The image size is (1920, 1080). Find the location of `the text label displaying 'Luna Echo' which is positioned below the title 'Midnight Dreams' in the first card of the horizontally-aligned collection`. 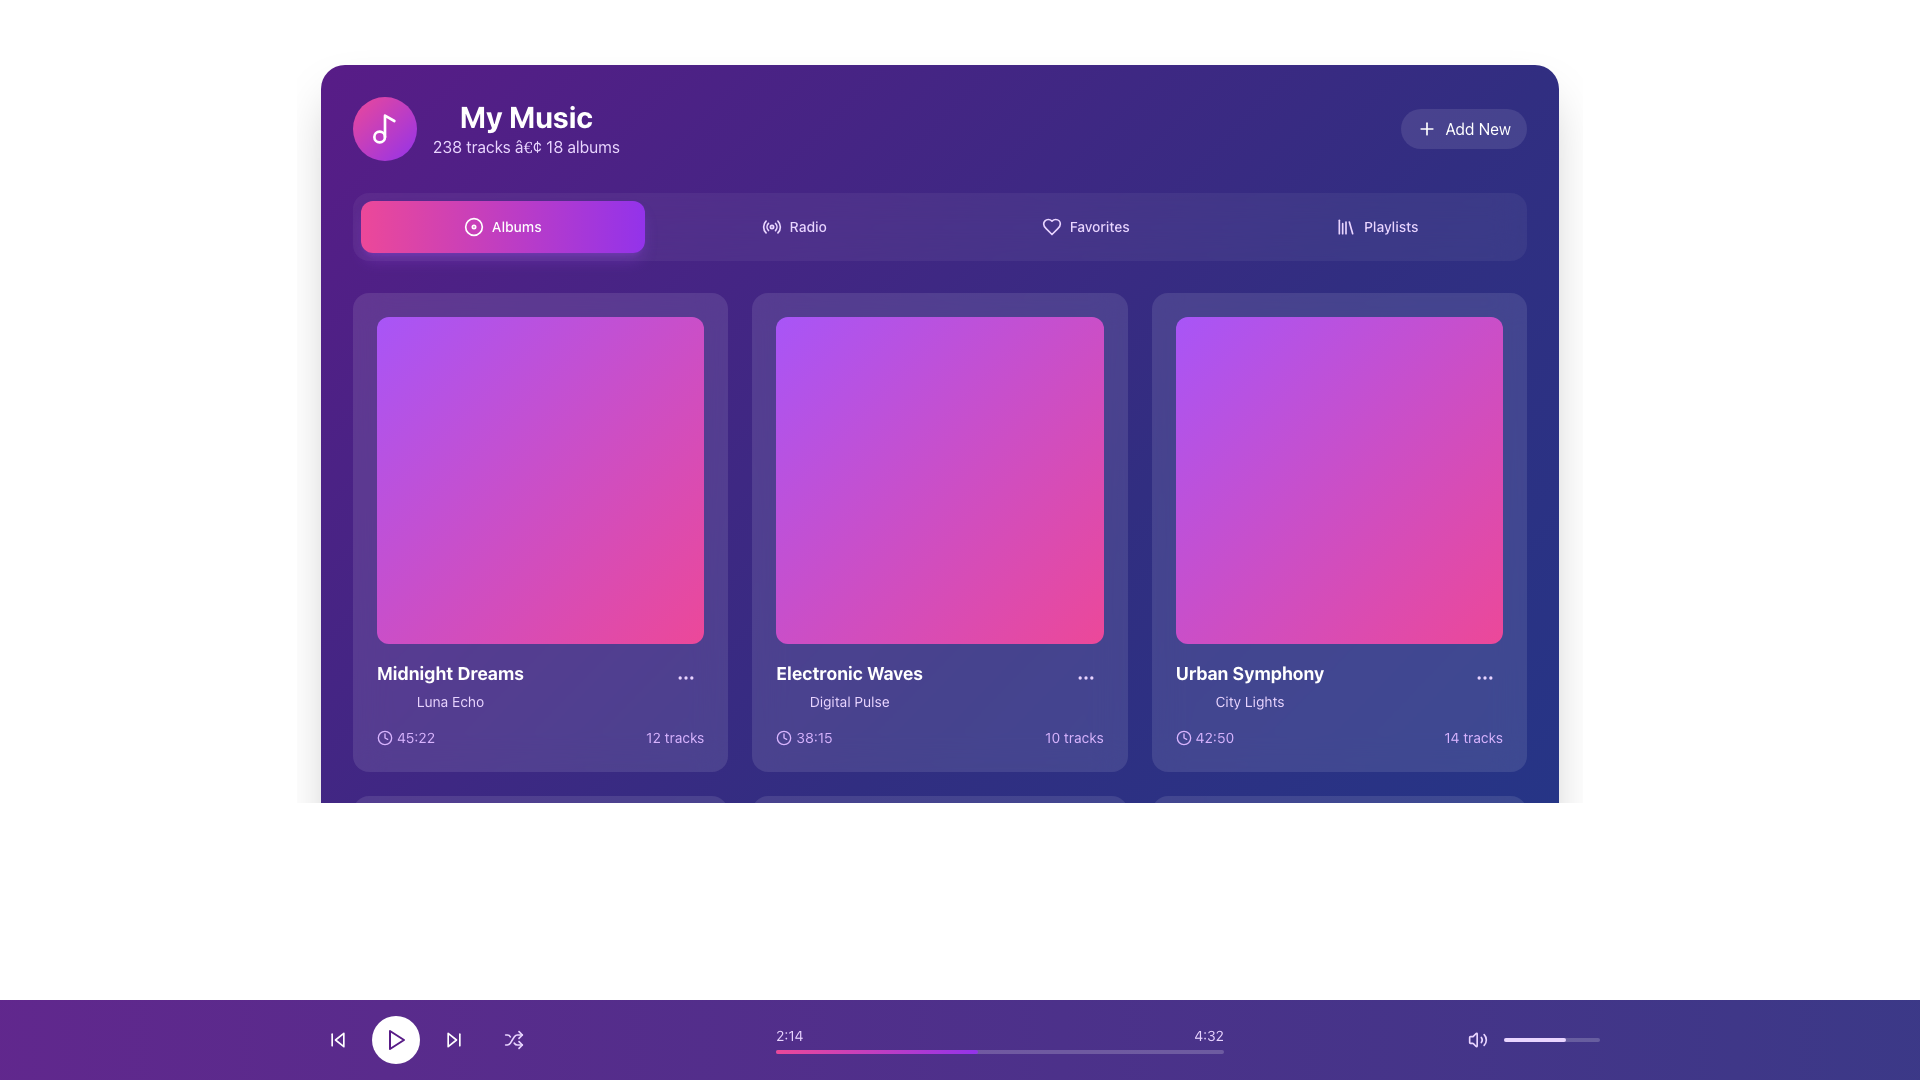

the text label displaying 'Luna Echo' which is positioned below the title 'Midnight Dreams' in the first card of the horizontally-aligned collection is located at coordinates (449, 701).